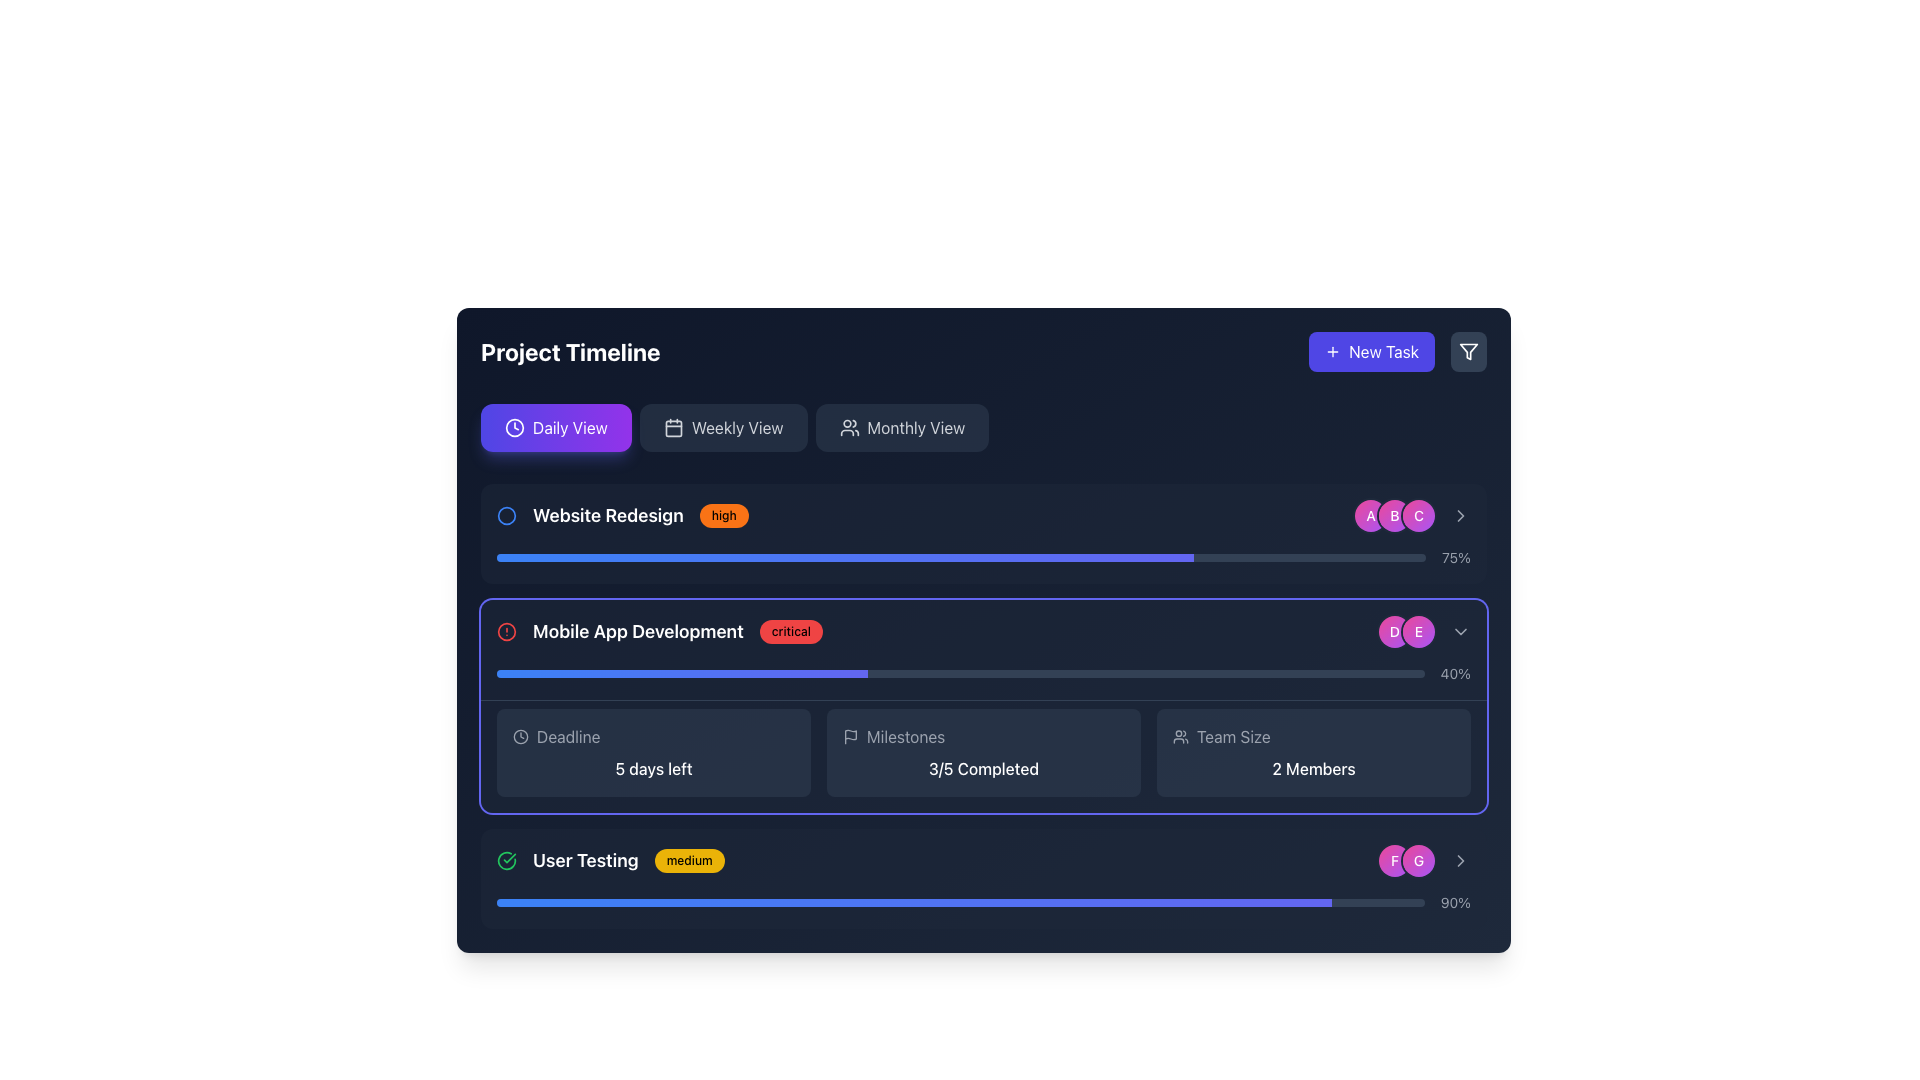 The height and width of the screenshot is (1080, 1920). I want to click on the filter icon located in the top-right corner of the interface, adjacent to the 'New Task' button, so click(1468, 350).